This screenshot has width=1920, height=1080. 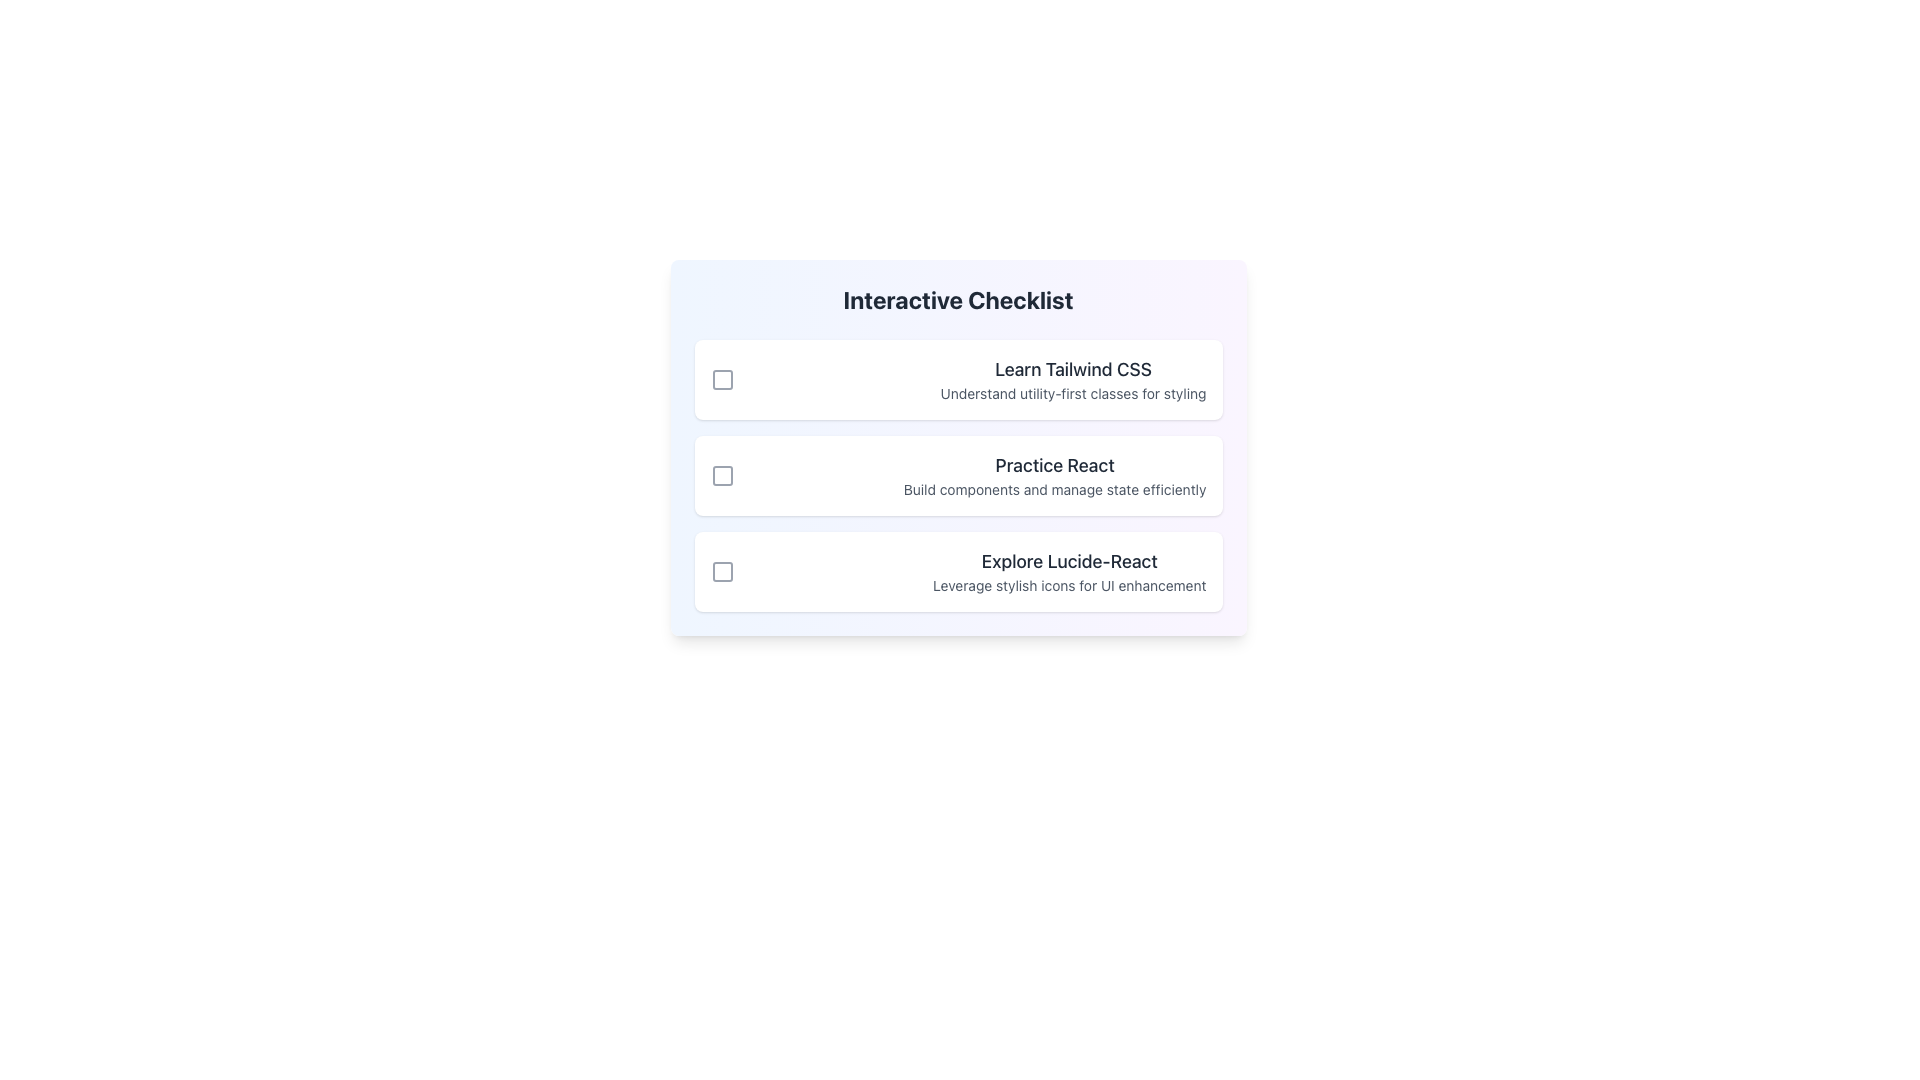 I want to click on the descriptive text in the third card of the interactive checklist that provides information about leveraging stylish icons using Lucide-React, so click(x=1068, y=571).